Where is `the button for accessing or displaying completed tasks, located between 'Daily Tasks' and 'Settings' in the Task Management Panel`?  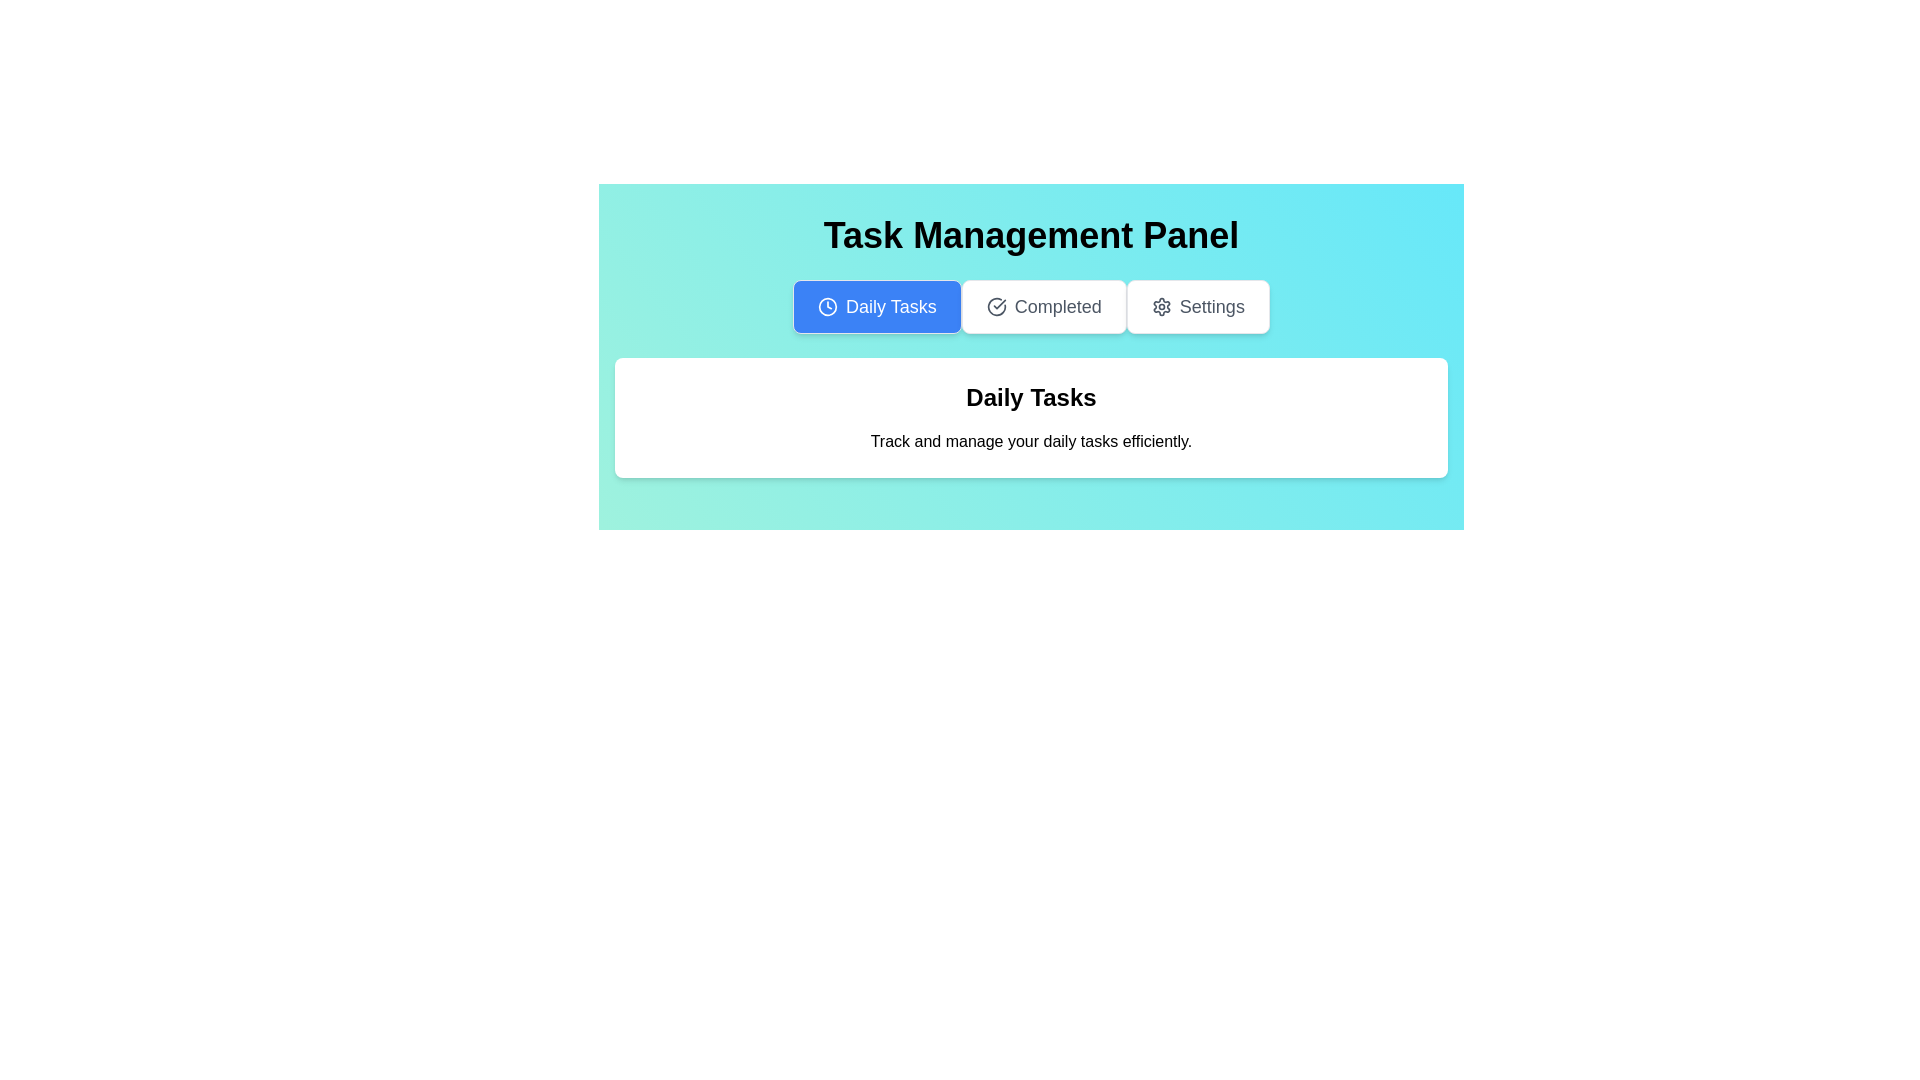 the button for accessing or displaying completed tasks, located between 'Daily Tasks' and 'Settings' in the Task Management Panel is located at coordinates (1042, 307).